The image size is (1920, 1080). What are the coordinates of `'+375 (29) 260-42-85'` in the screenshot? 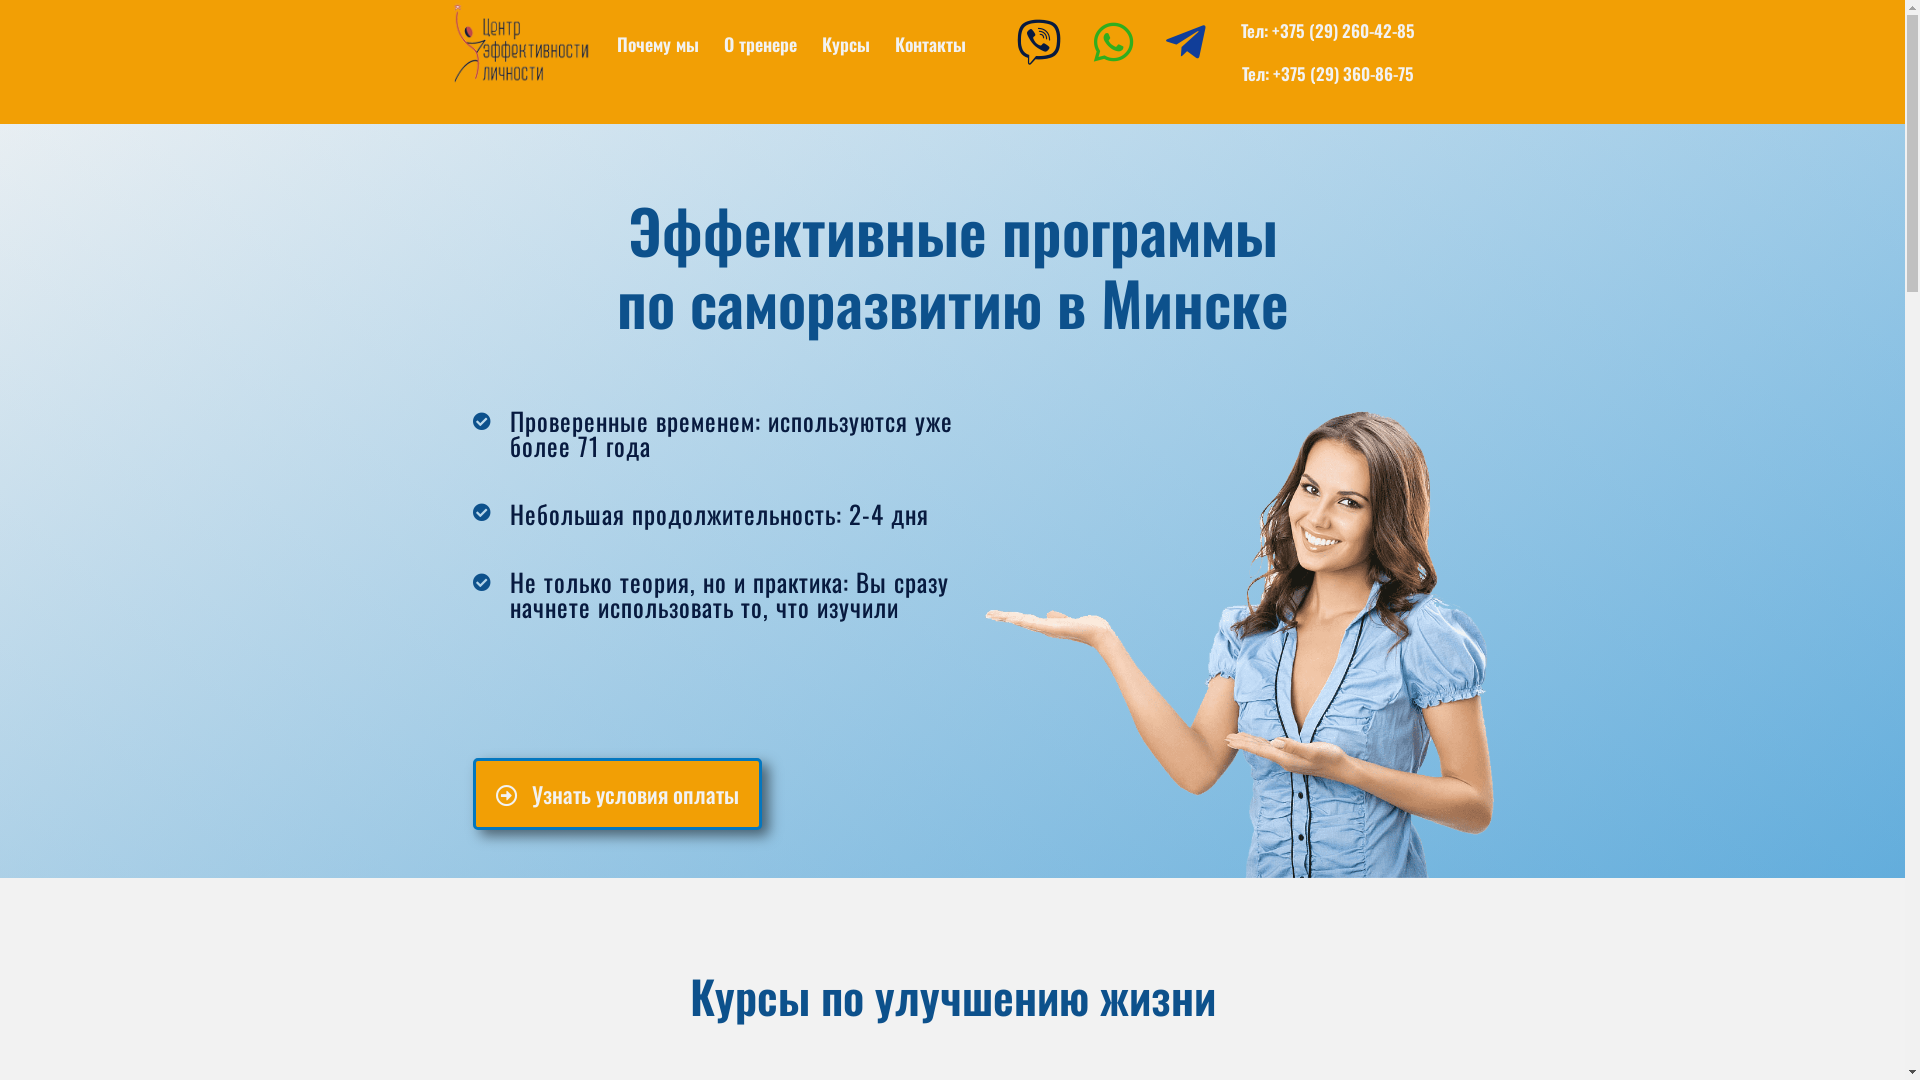 It's located at (1343, 30).